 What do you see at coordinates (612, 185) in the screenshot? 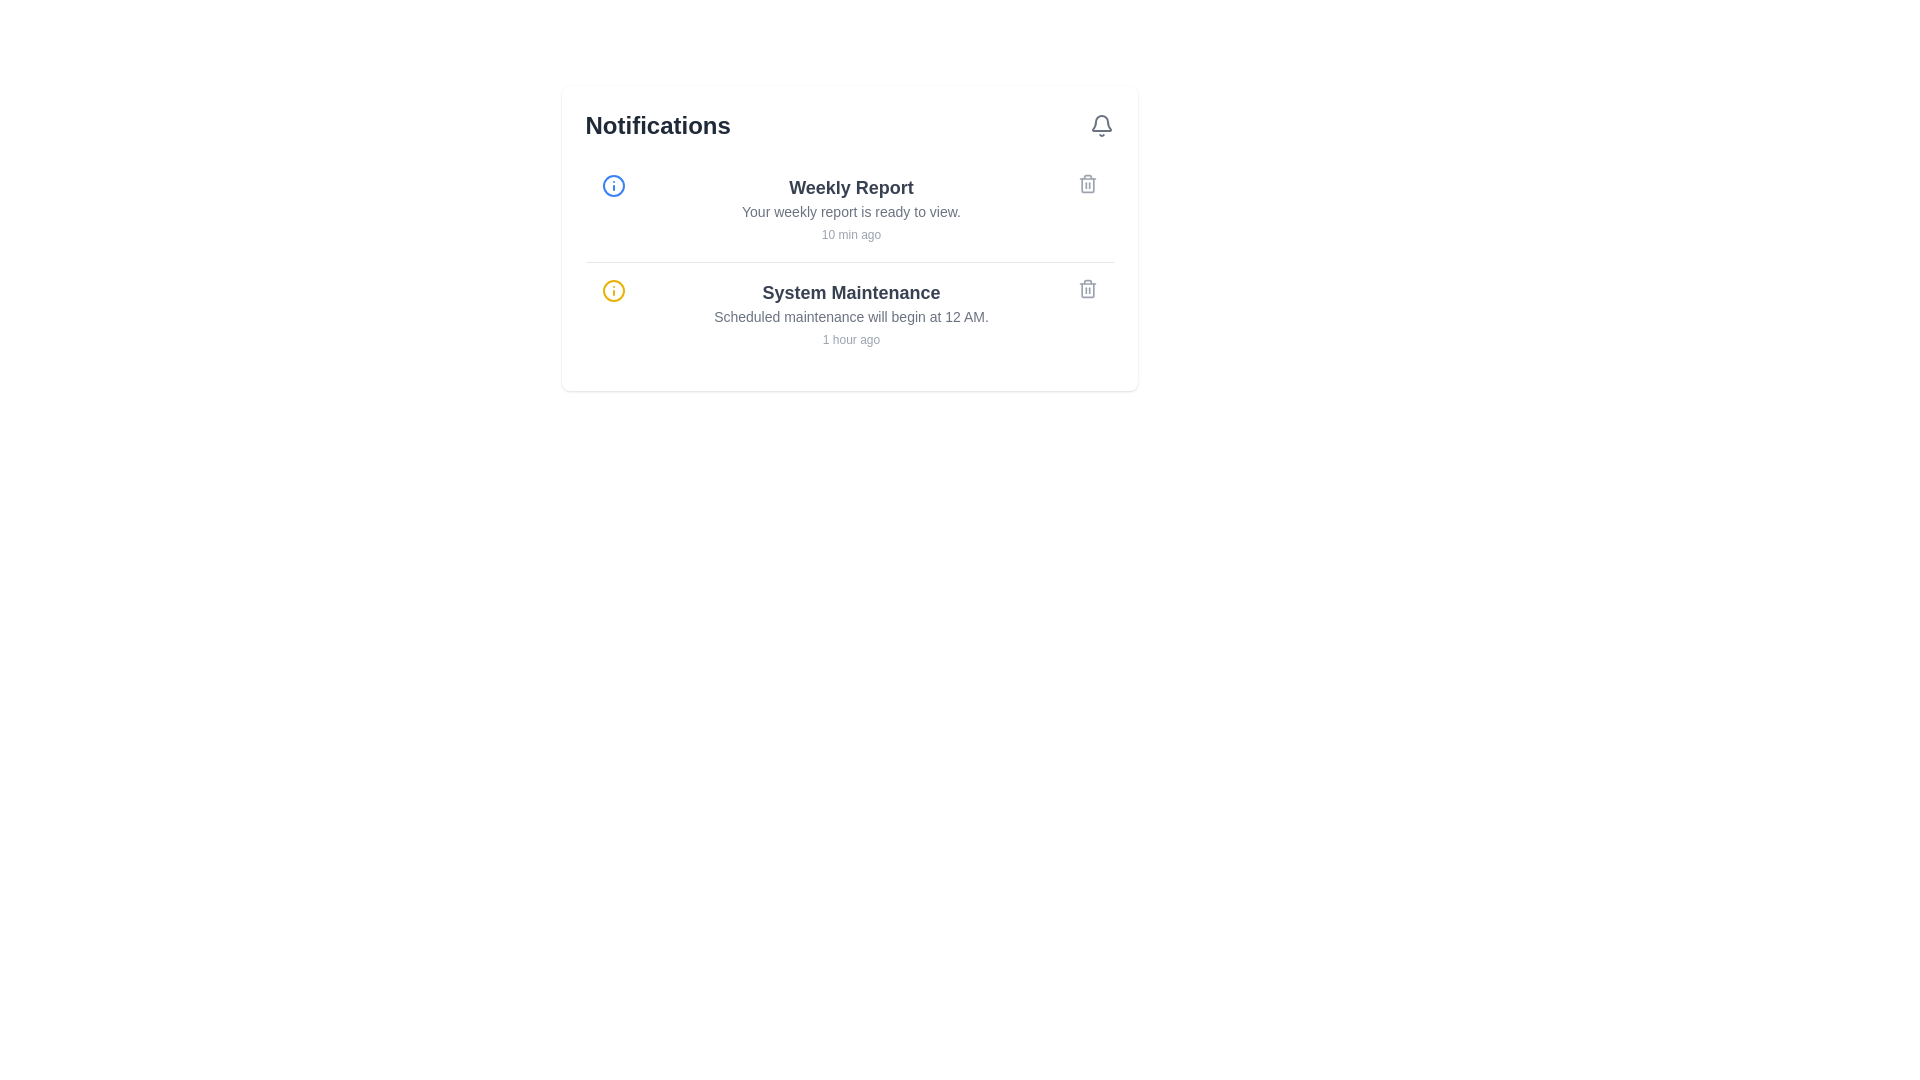
I see `the circular icon with a blue outline and hollow interior resembling an information symbol, located to the far left within the 'Weekly Report' notification item` at bounding box center [612, 185].